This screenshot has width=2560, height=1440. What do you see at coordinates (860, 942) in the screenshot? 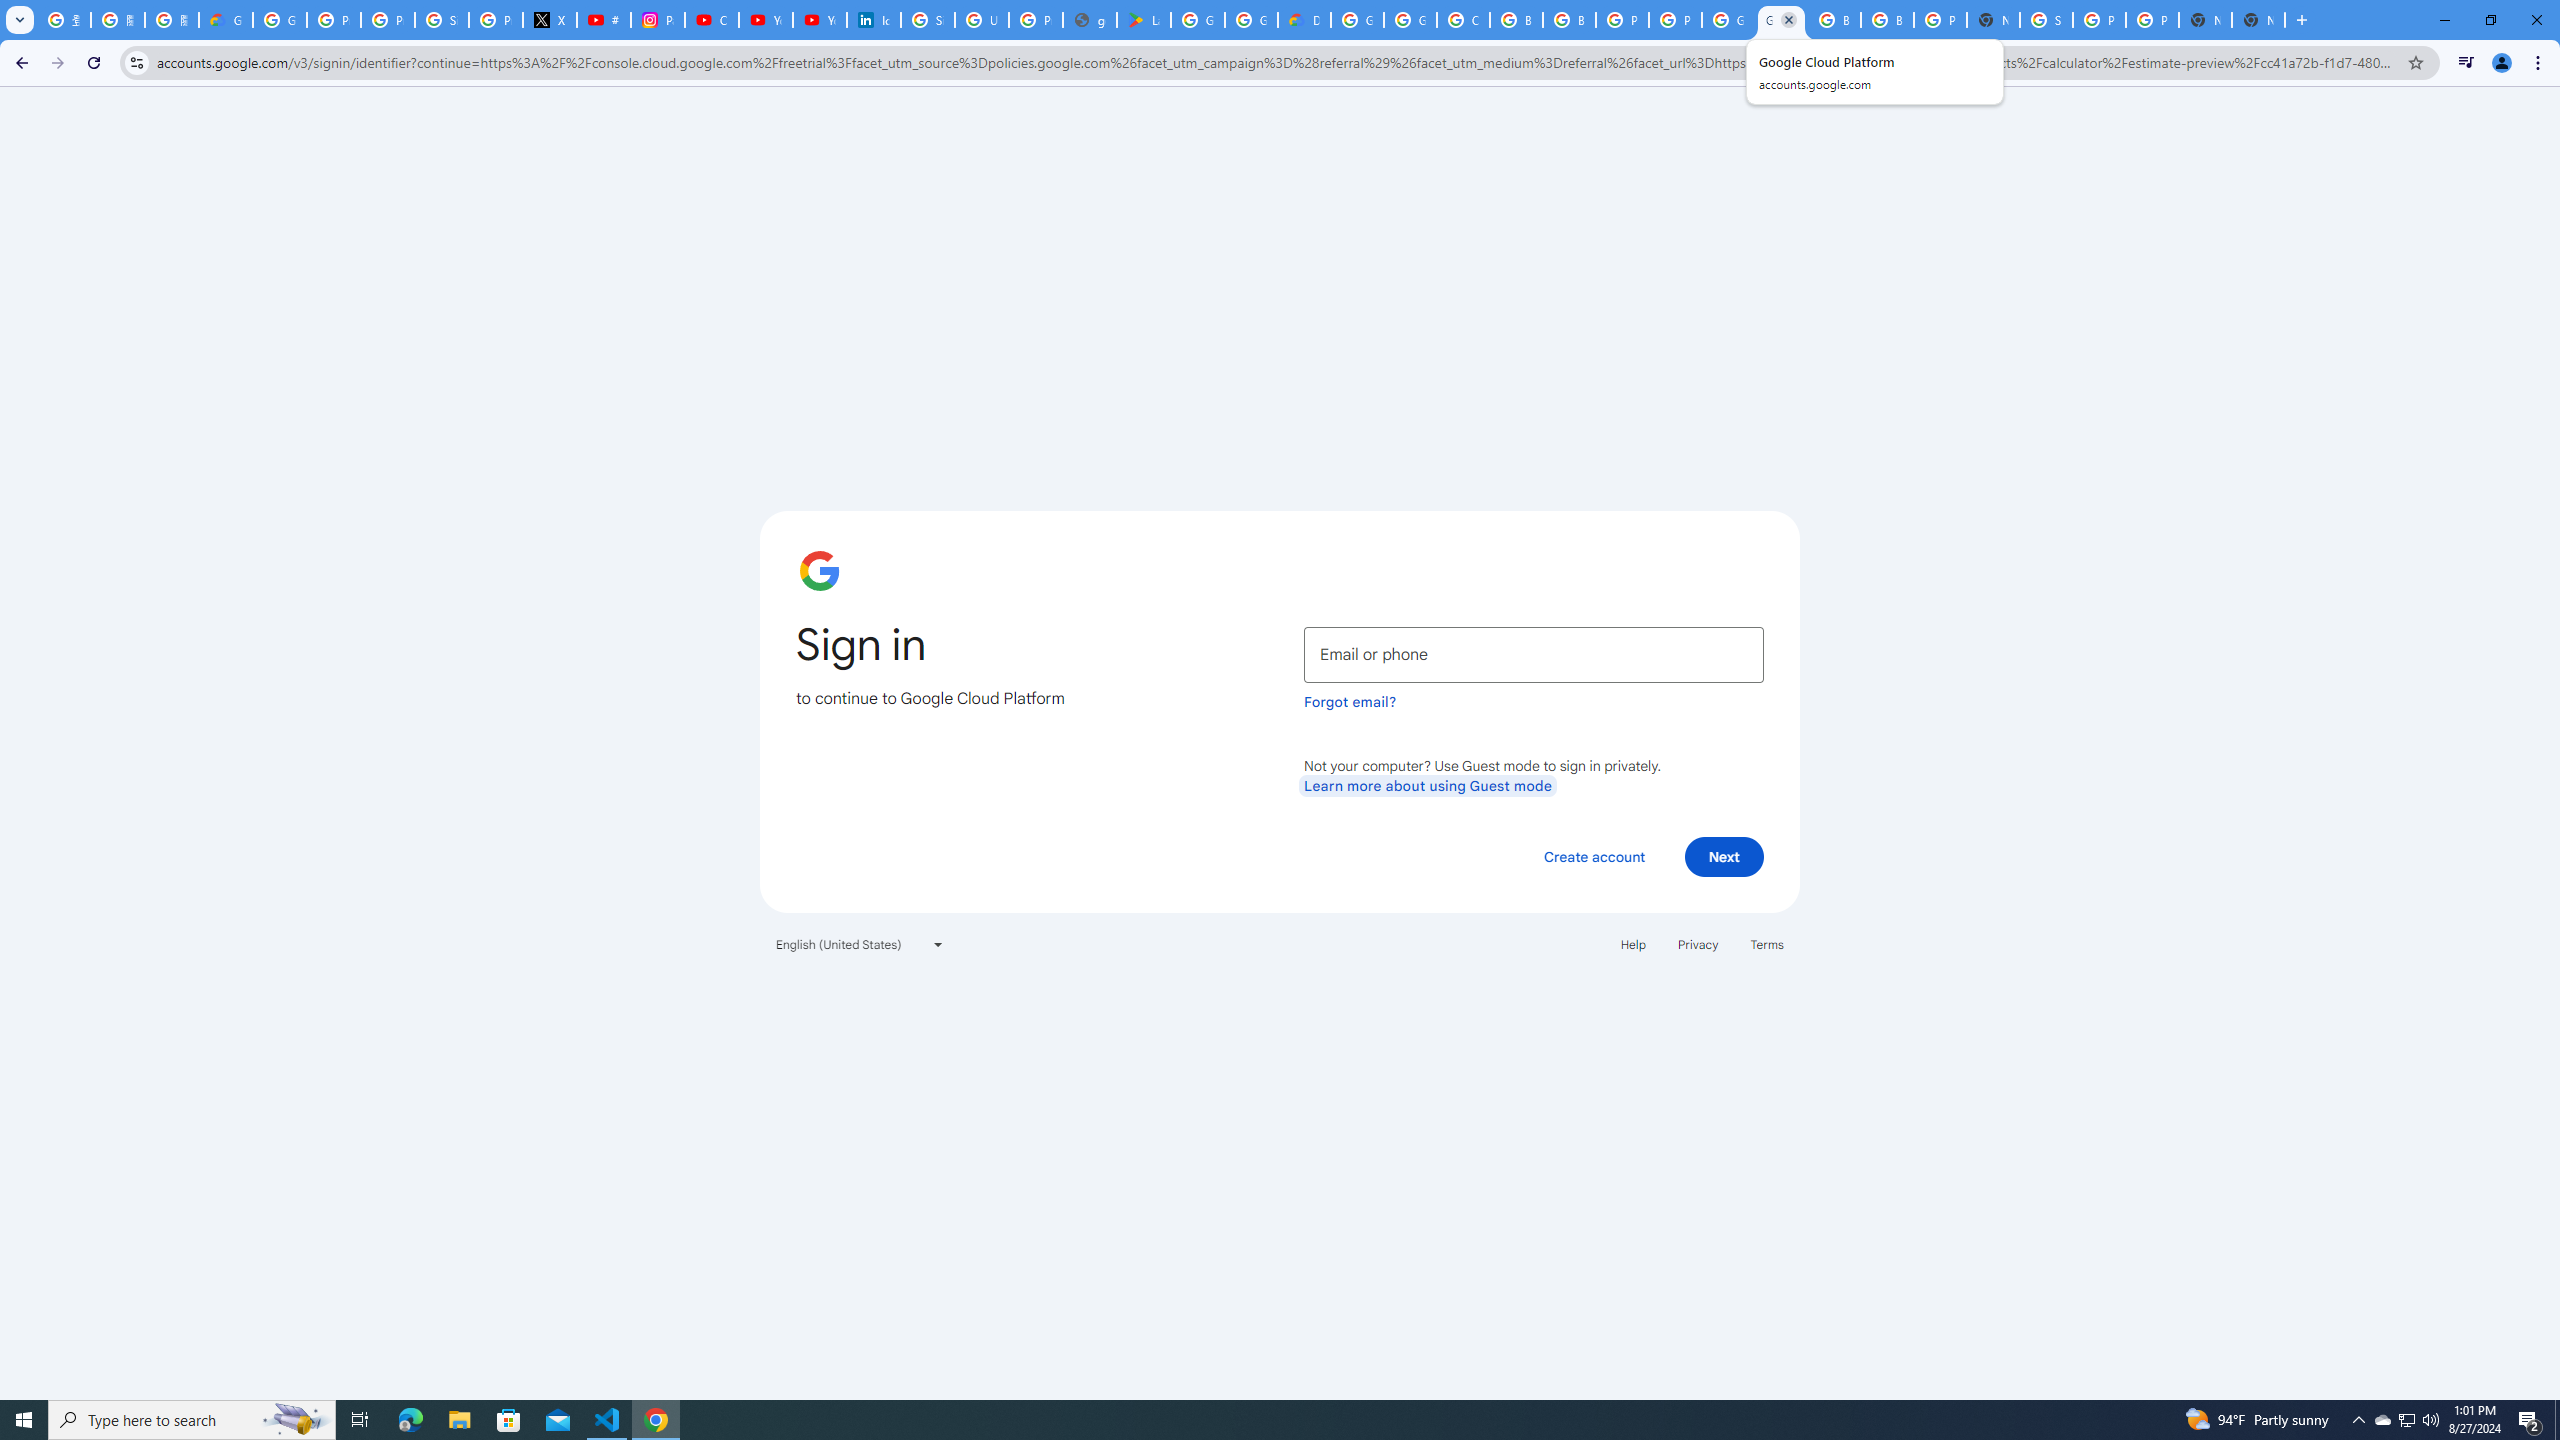
I see `'English (United States)'` at bounding box center [860, 942].